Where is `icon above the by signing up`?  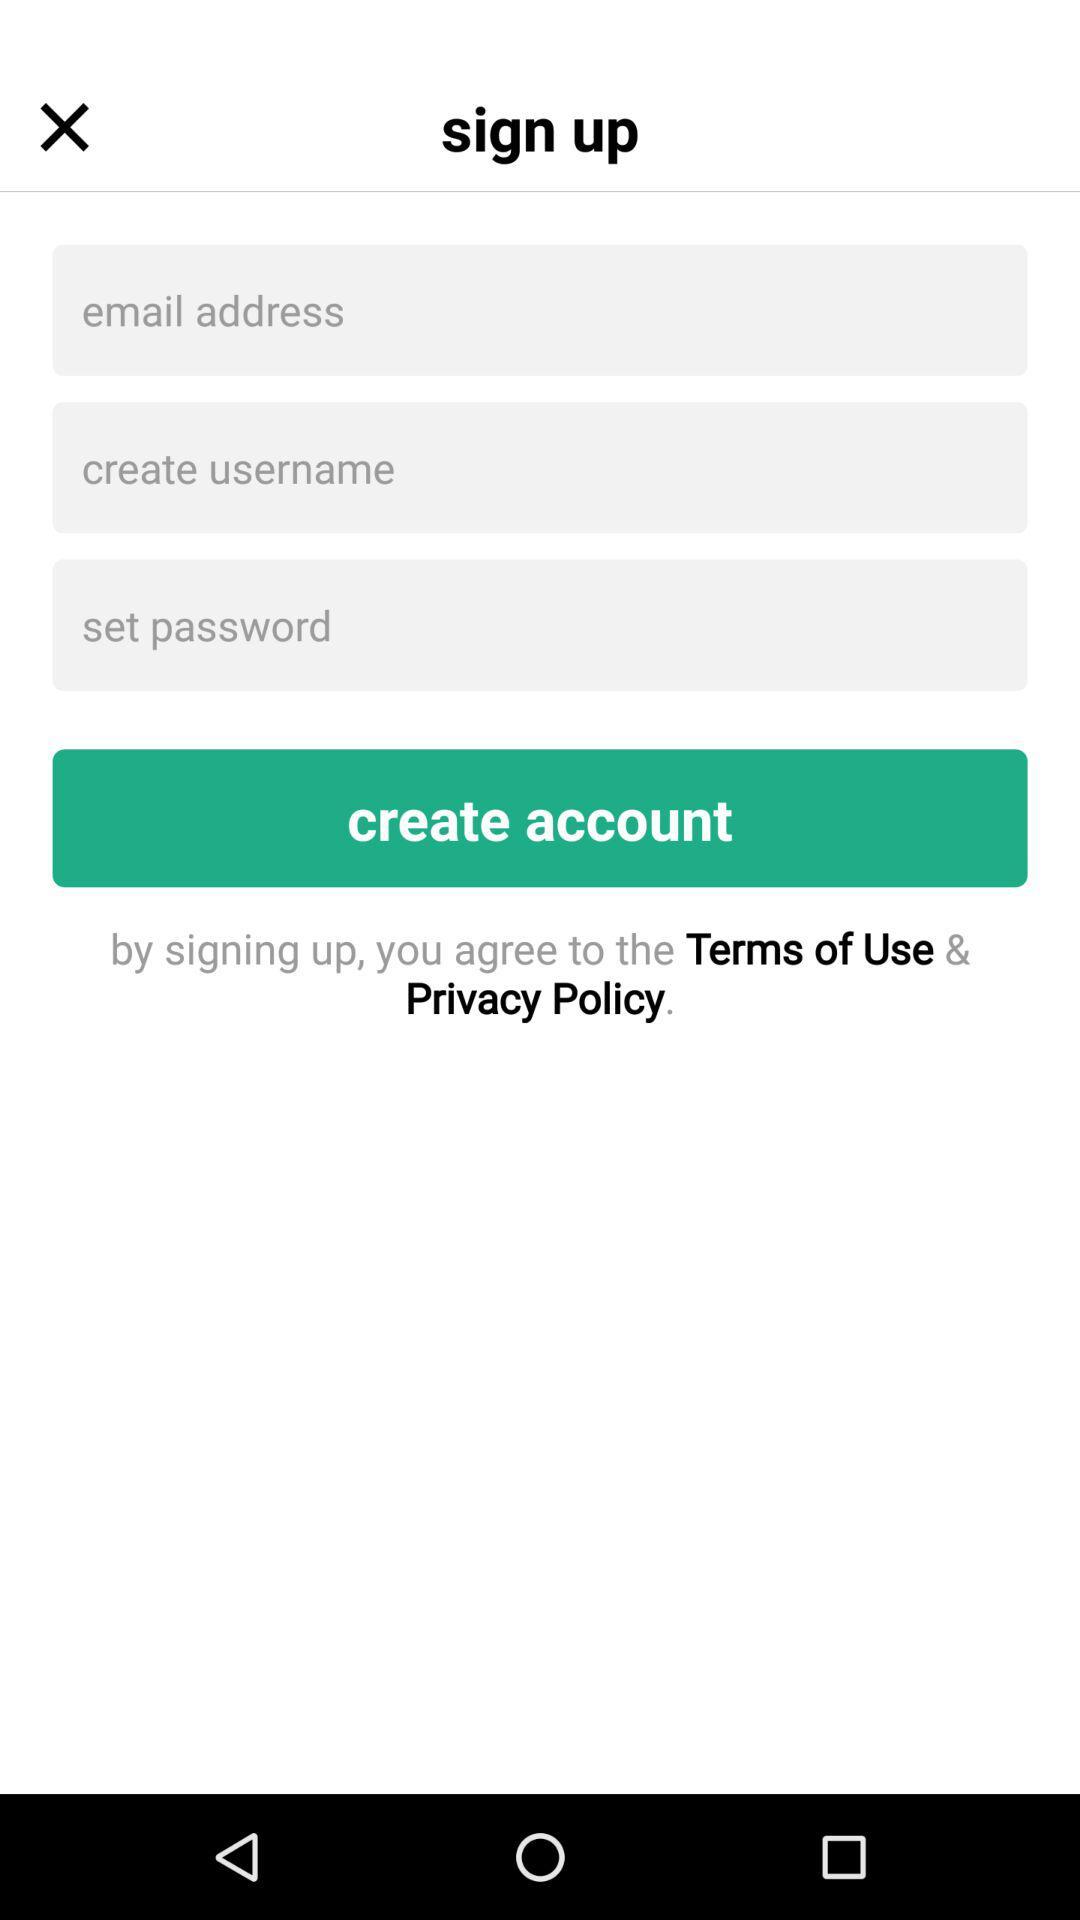 icon above the by signing up is located at coordinates (540, 818).